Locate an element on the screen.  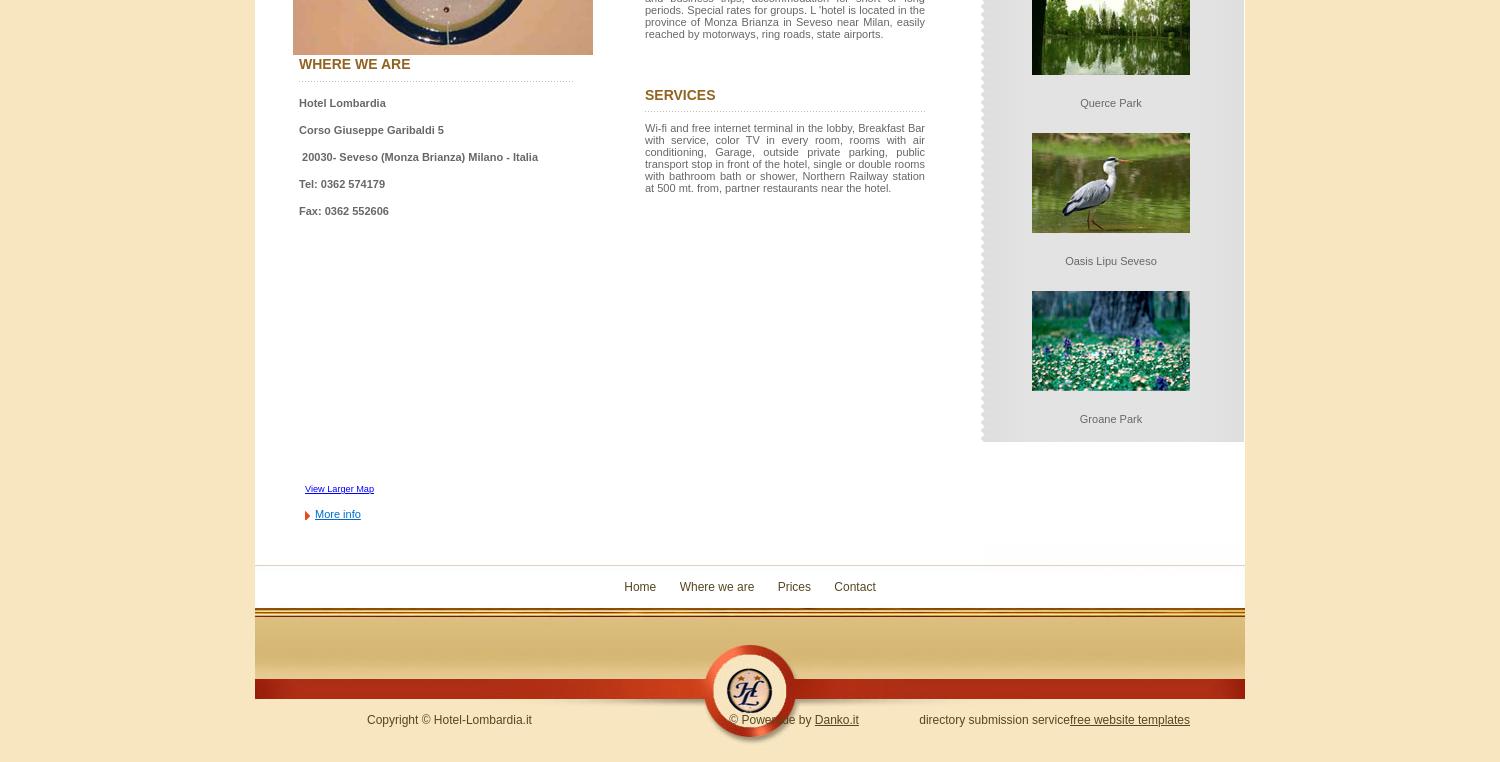
'Home' is located at coordinates (640, 586).